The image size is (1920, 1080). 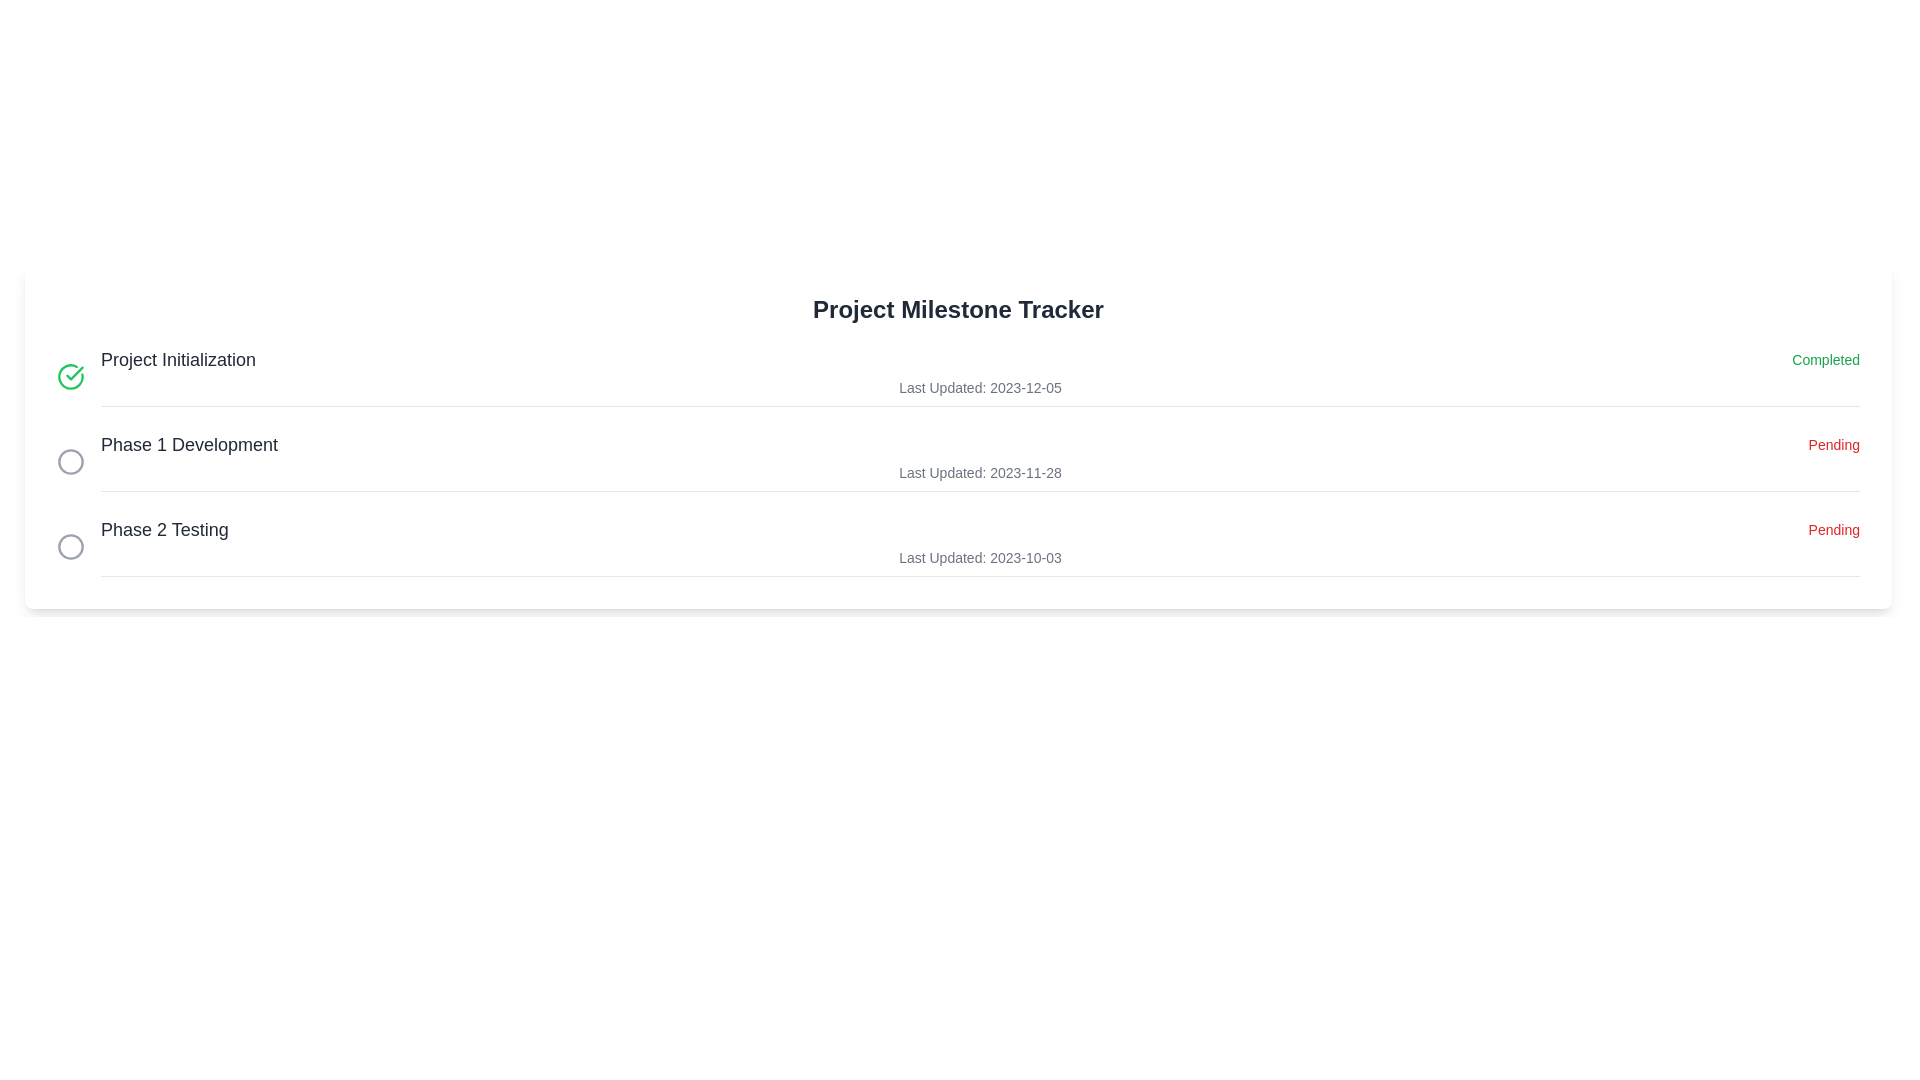 I want to click on the circular grayscale icon located to the left of the 'Phase 1 Development' text in the second row of the vertically stacked list, so click(x=71, y=461).